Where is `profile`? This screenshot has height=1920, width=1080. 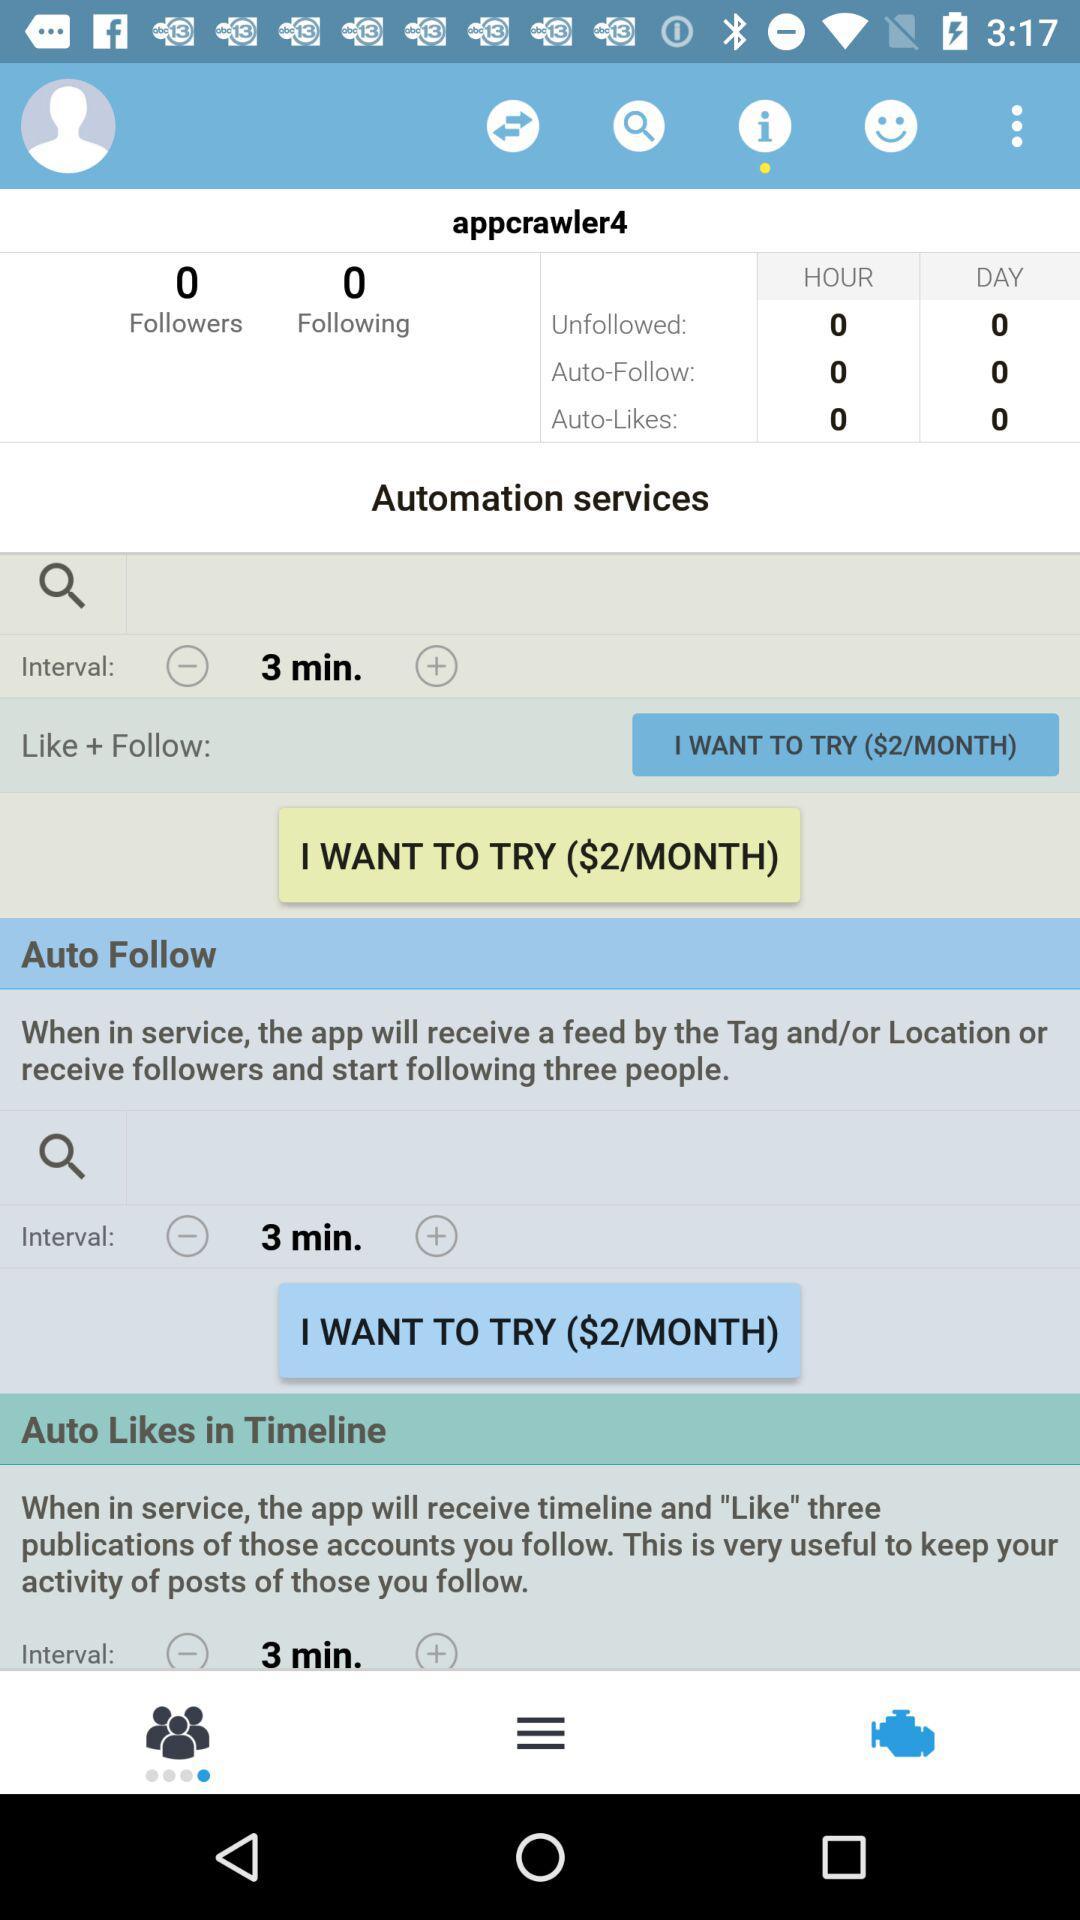 profile is located at coordinates (67, 124).